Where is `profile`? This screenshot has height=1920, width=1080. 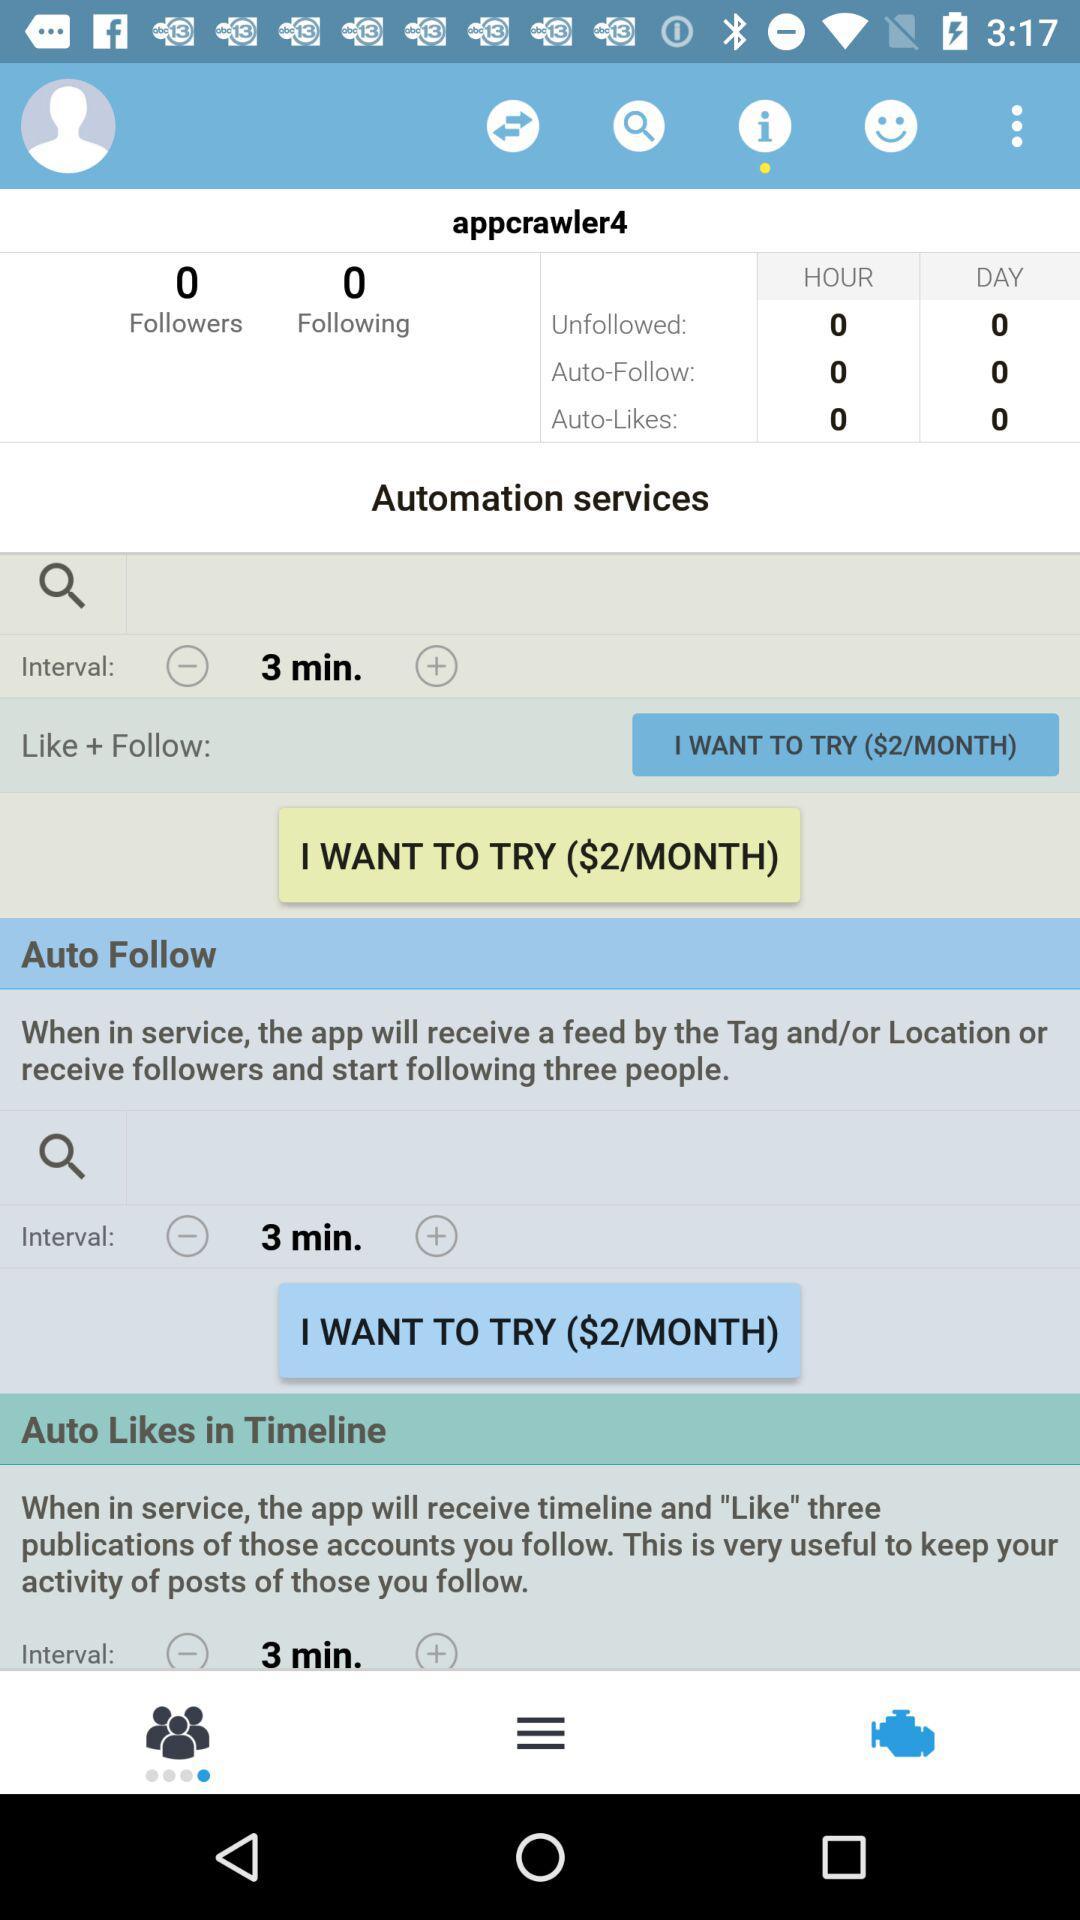 profile is located at coordinates (67, 124).